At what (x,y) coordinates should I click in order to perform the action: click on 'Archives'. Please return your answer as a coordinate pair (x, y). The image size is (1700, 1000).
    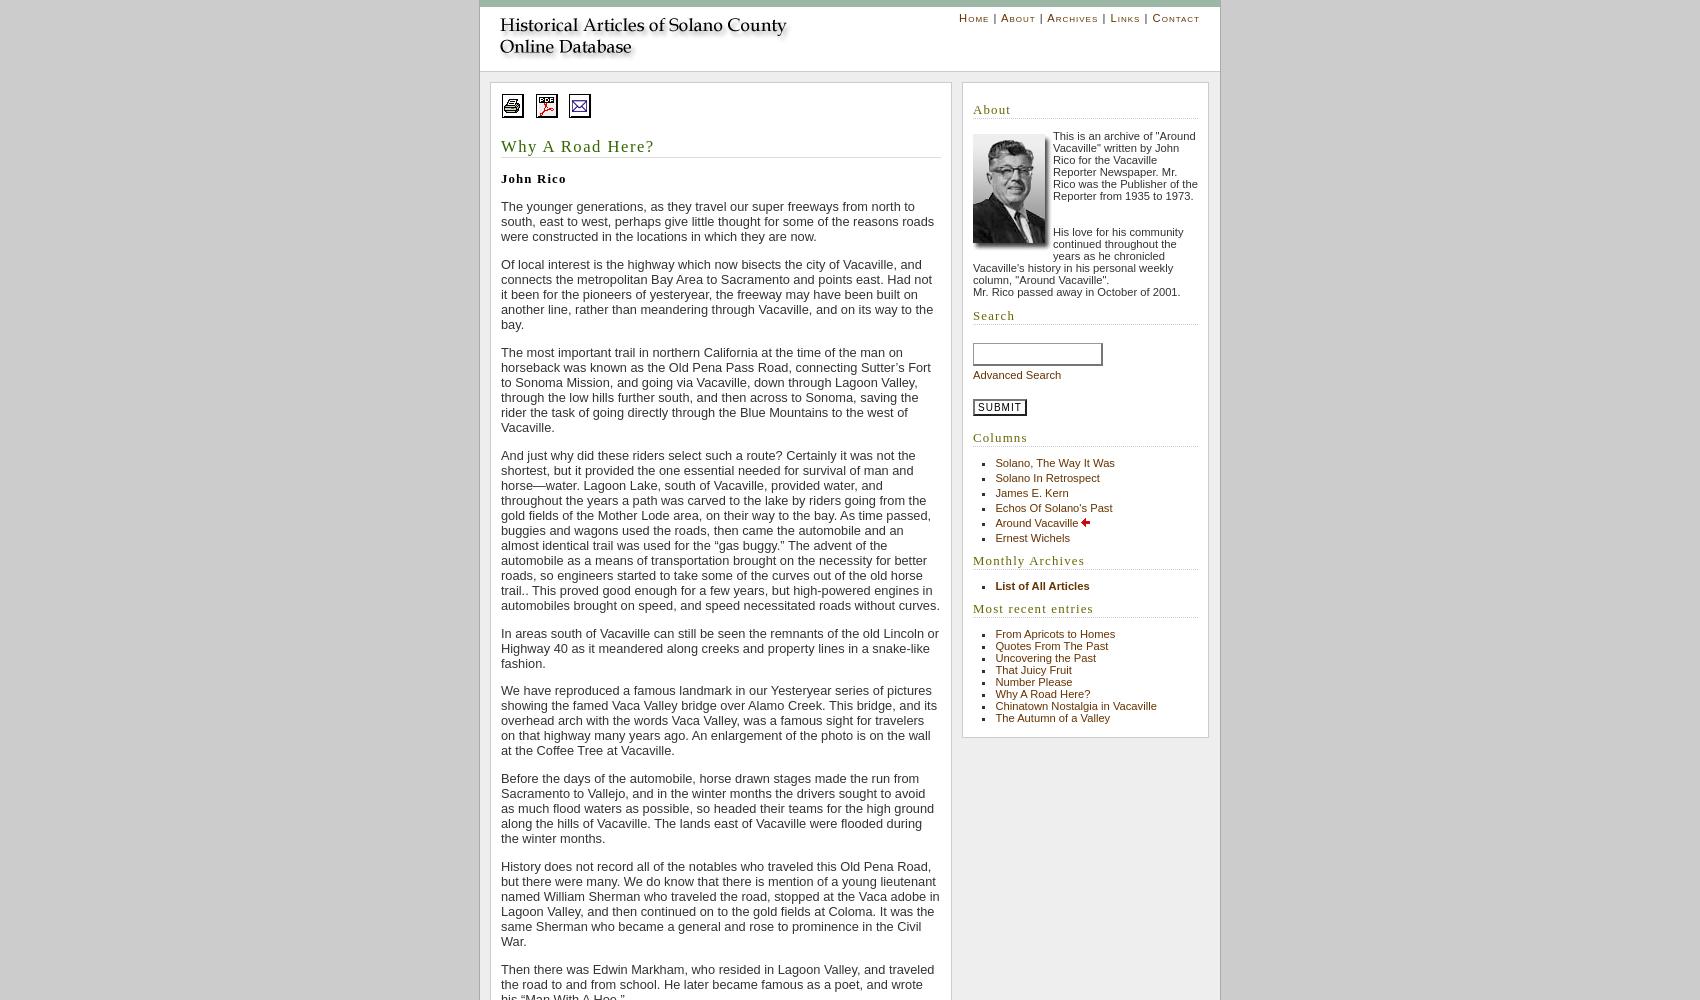
    Looking at the image, I should click on (1072, 18).